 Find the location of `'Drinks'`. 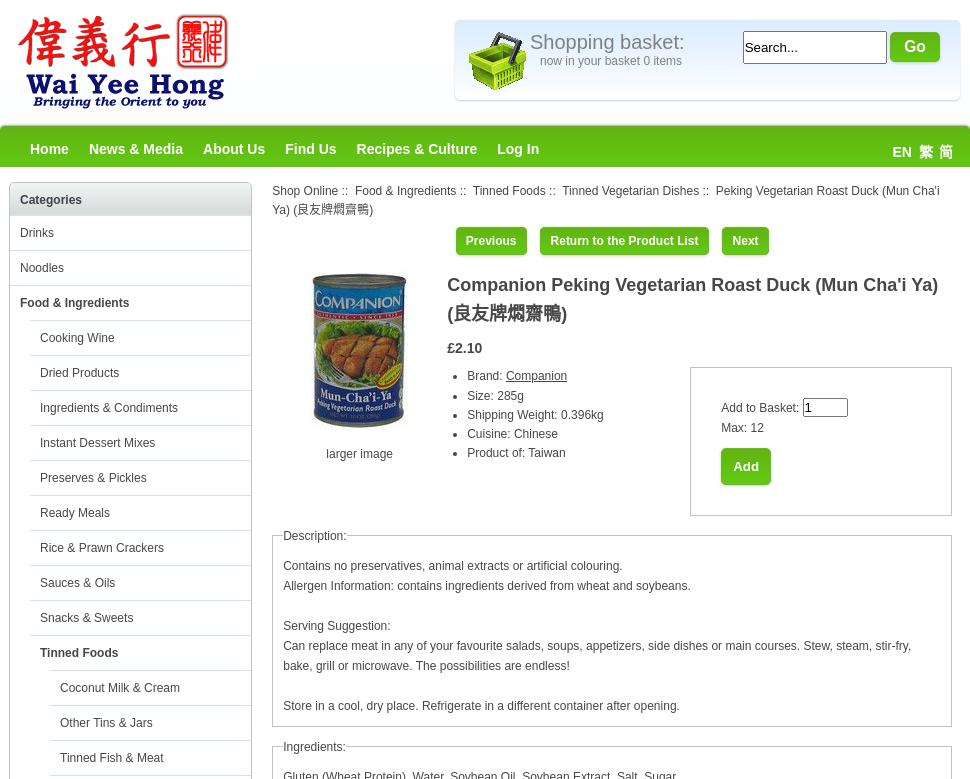

'Drinks' is located at coordinates (36, 232).